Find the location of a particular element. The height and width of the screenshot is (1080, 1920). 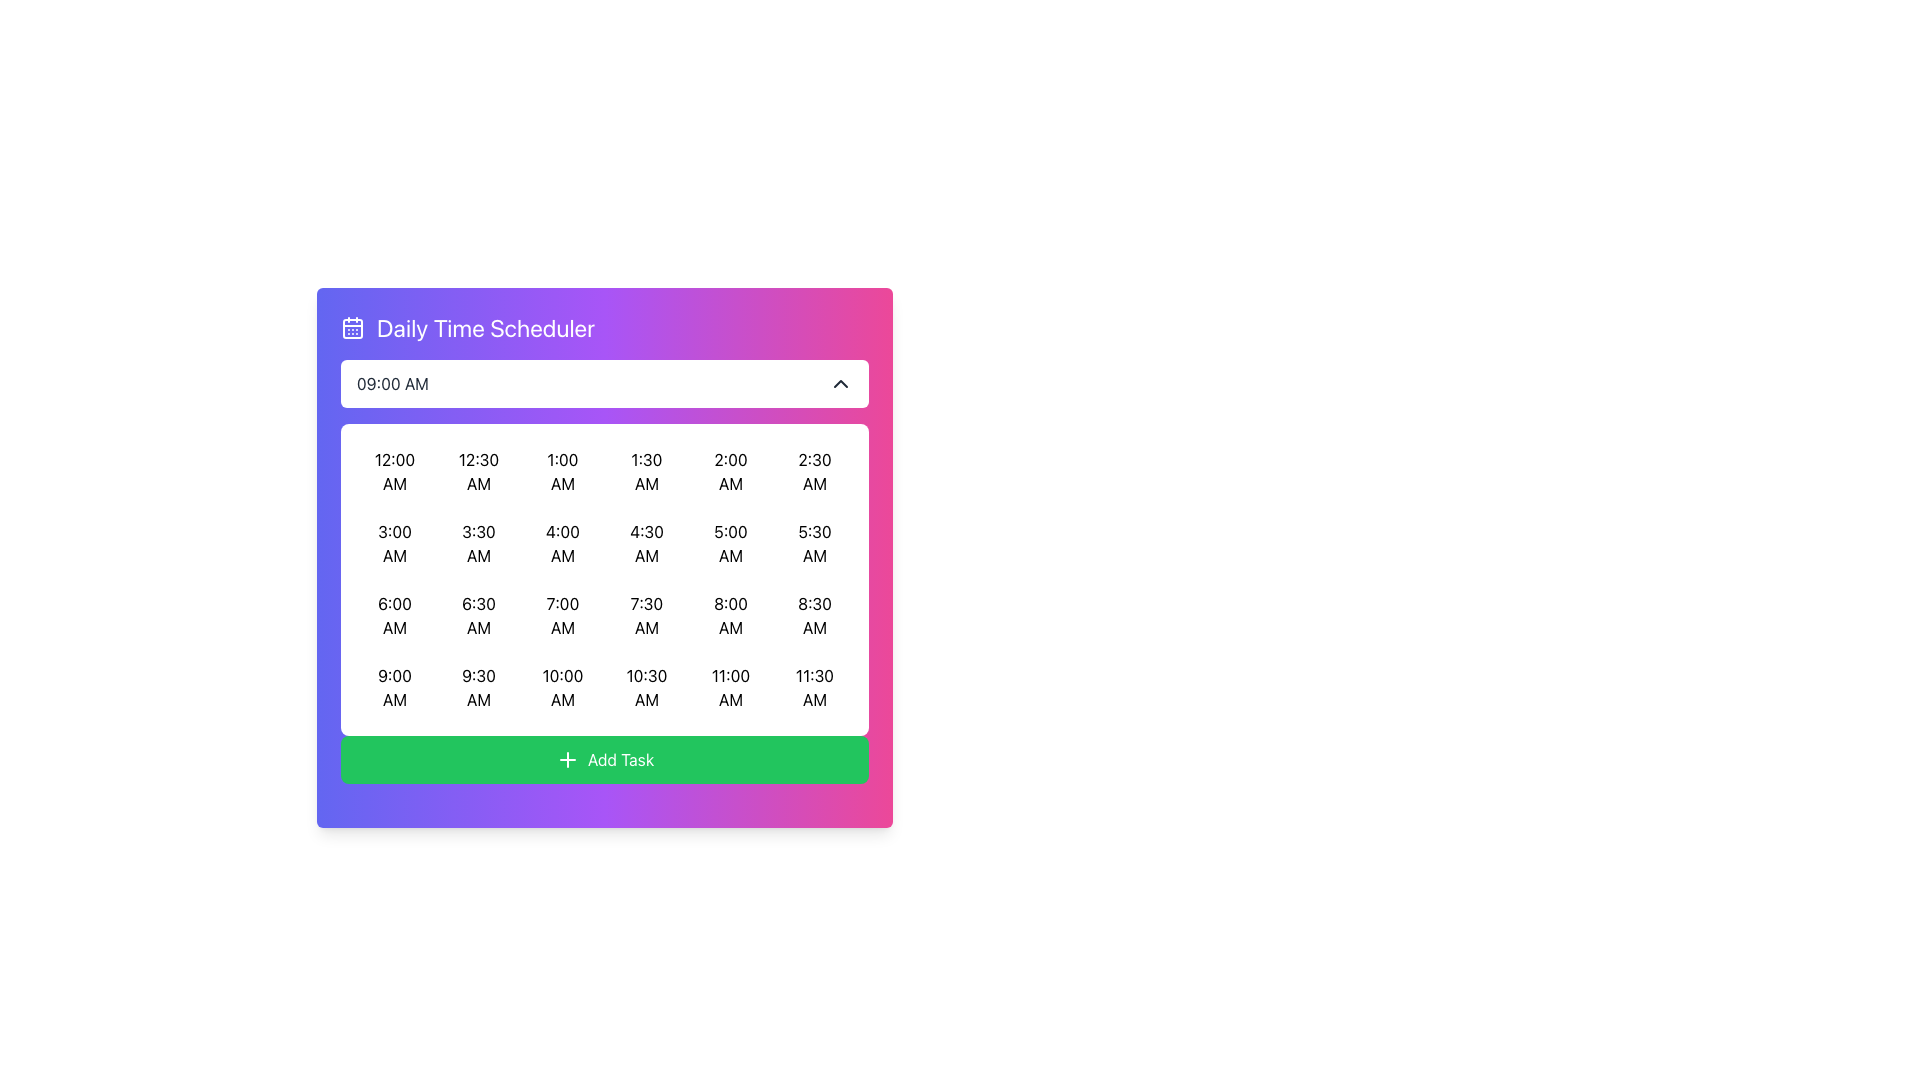

the time slot button located in the eighth column and third row of the Daily Time Scheduler grid is located at coordinates (647, 615).